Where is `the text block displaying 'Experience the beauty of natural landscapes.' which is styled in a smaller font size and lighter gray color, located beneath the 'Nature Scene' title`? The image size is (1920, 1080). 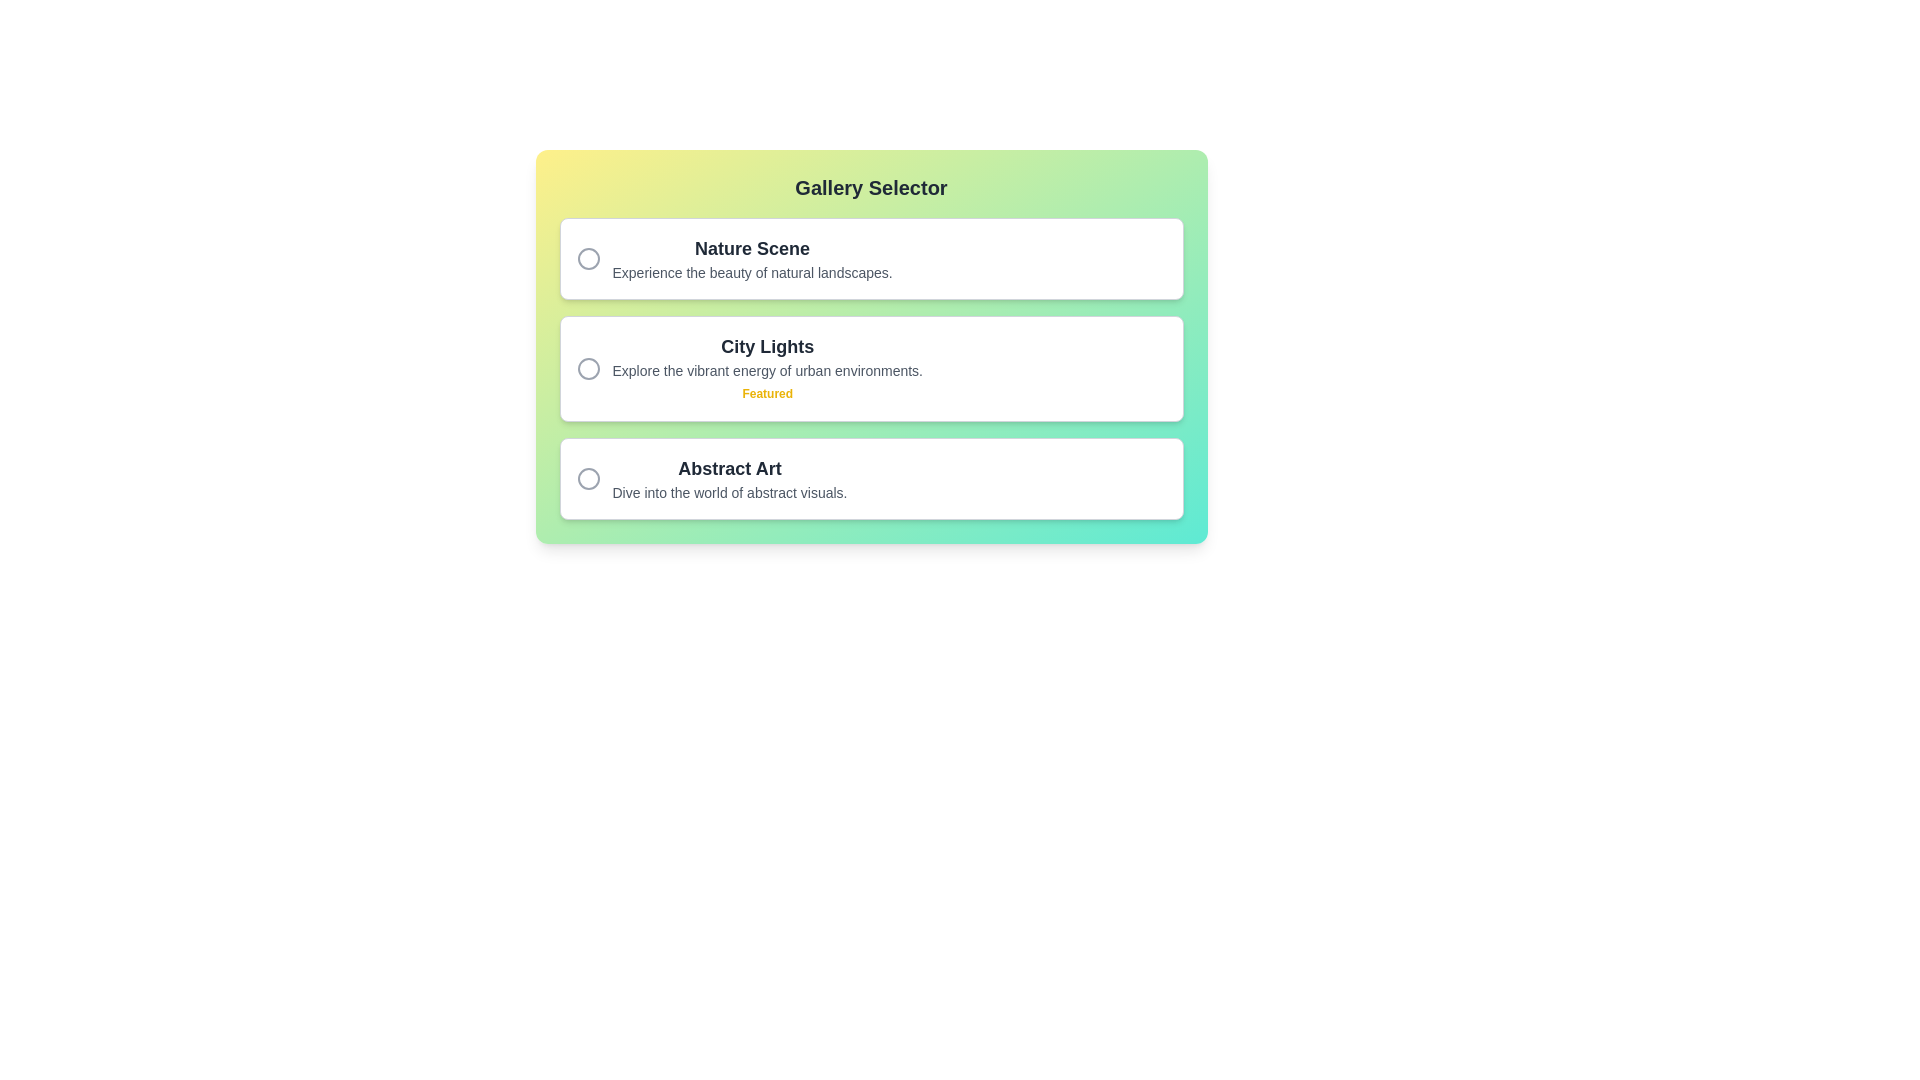 the text block displaying 'Experience the beauty of natural landscapes.' which is styled in a smaller font size and lighter gray color, located beneath the 'Nature Scene' title is located at coordinates (751, 273).